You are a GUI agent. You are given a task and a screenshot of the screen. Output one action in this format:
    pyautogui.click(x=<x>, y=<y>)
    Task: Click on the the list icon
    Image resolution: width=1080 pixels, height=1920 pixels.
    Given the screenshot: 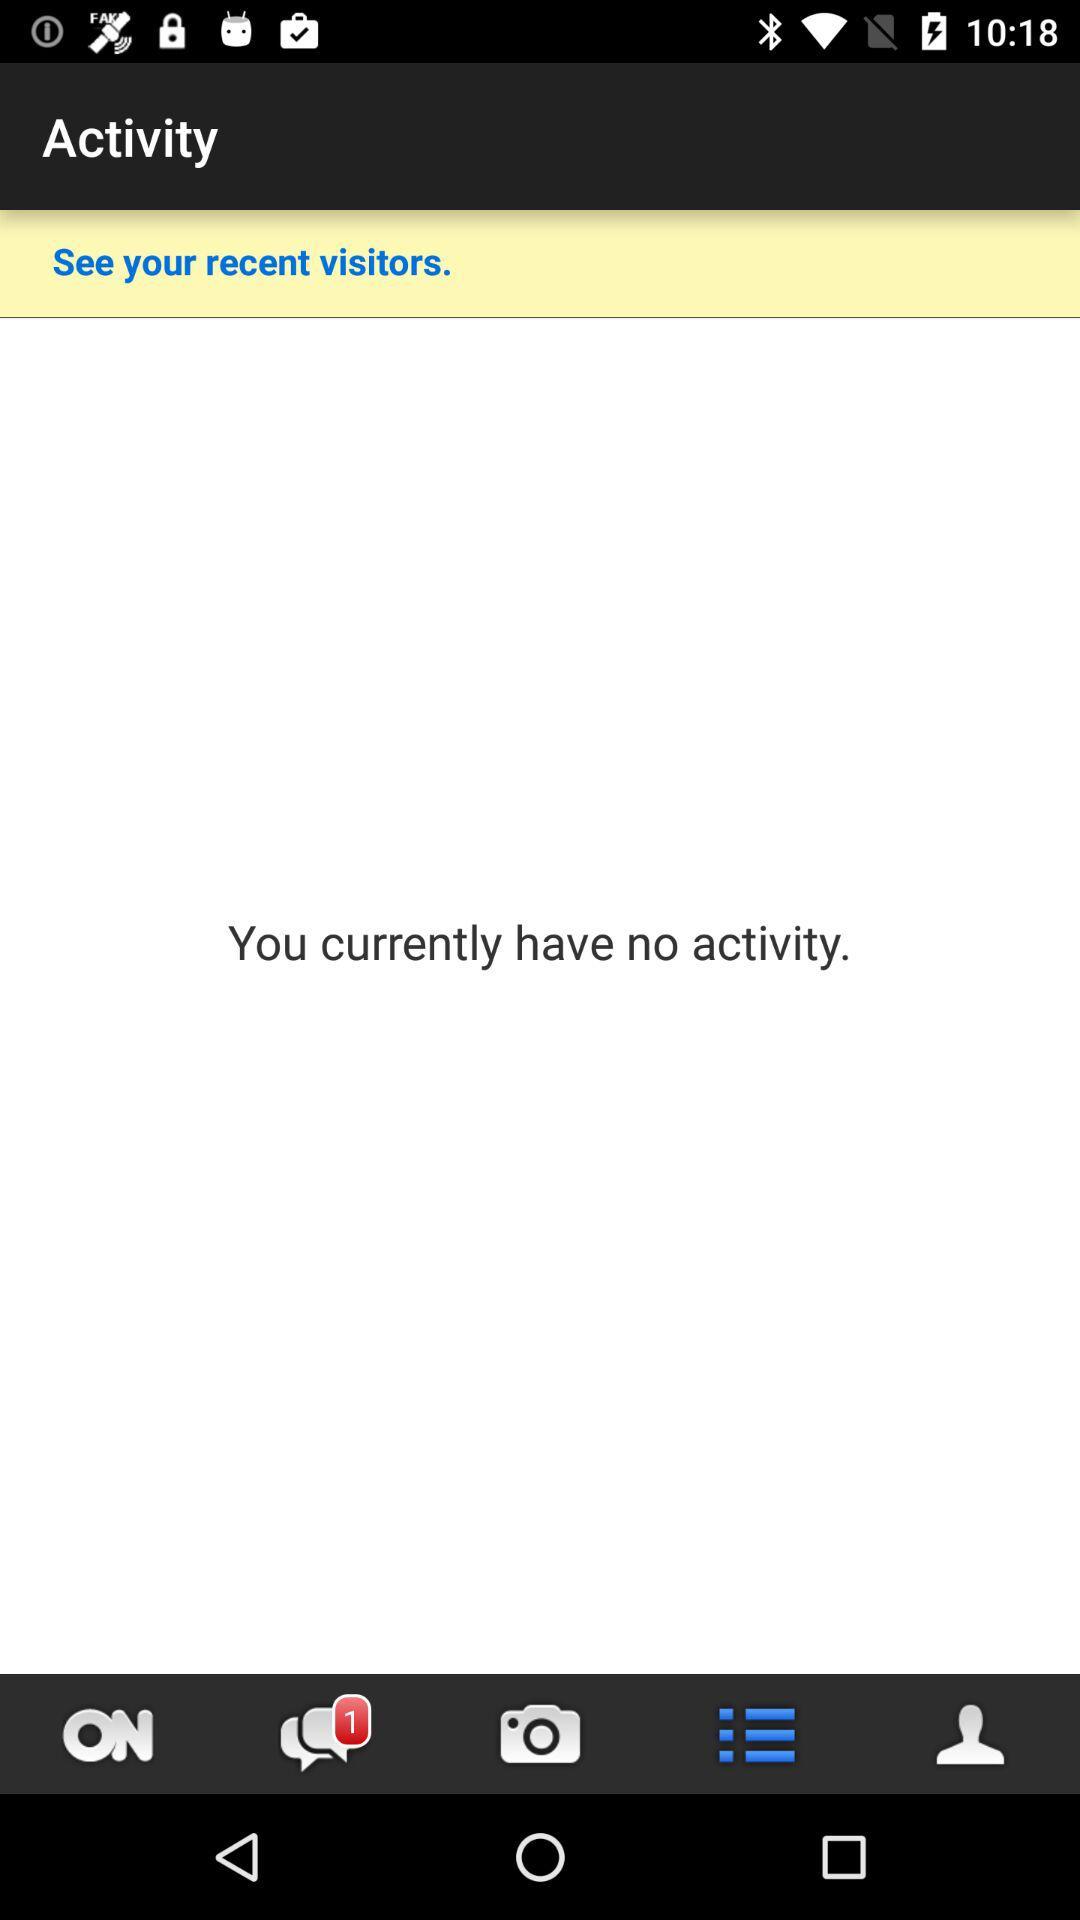 What is the action you would take?
    pyautogui.click(x=756, y=1733)
    